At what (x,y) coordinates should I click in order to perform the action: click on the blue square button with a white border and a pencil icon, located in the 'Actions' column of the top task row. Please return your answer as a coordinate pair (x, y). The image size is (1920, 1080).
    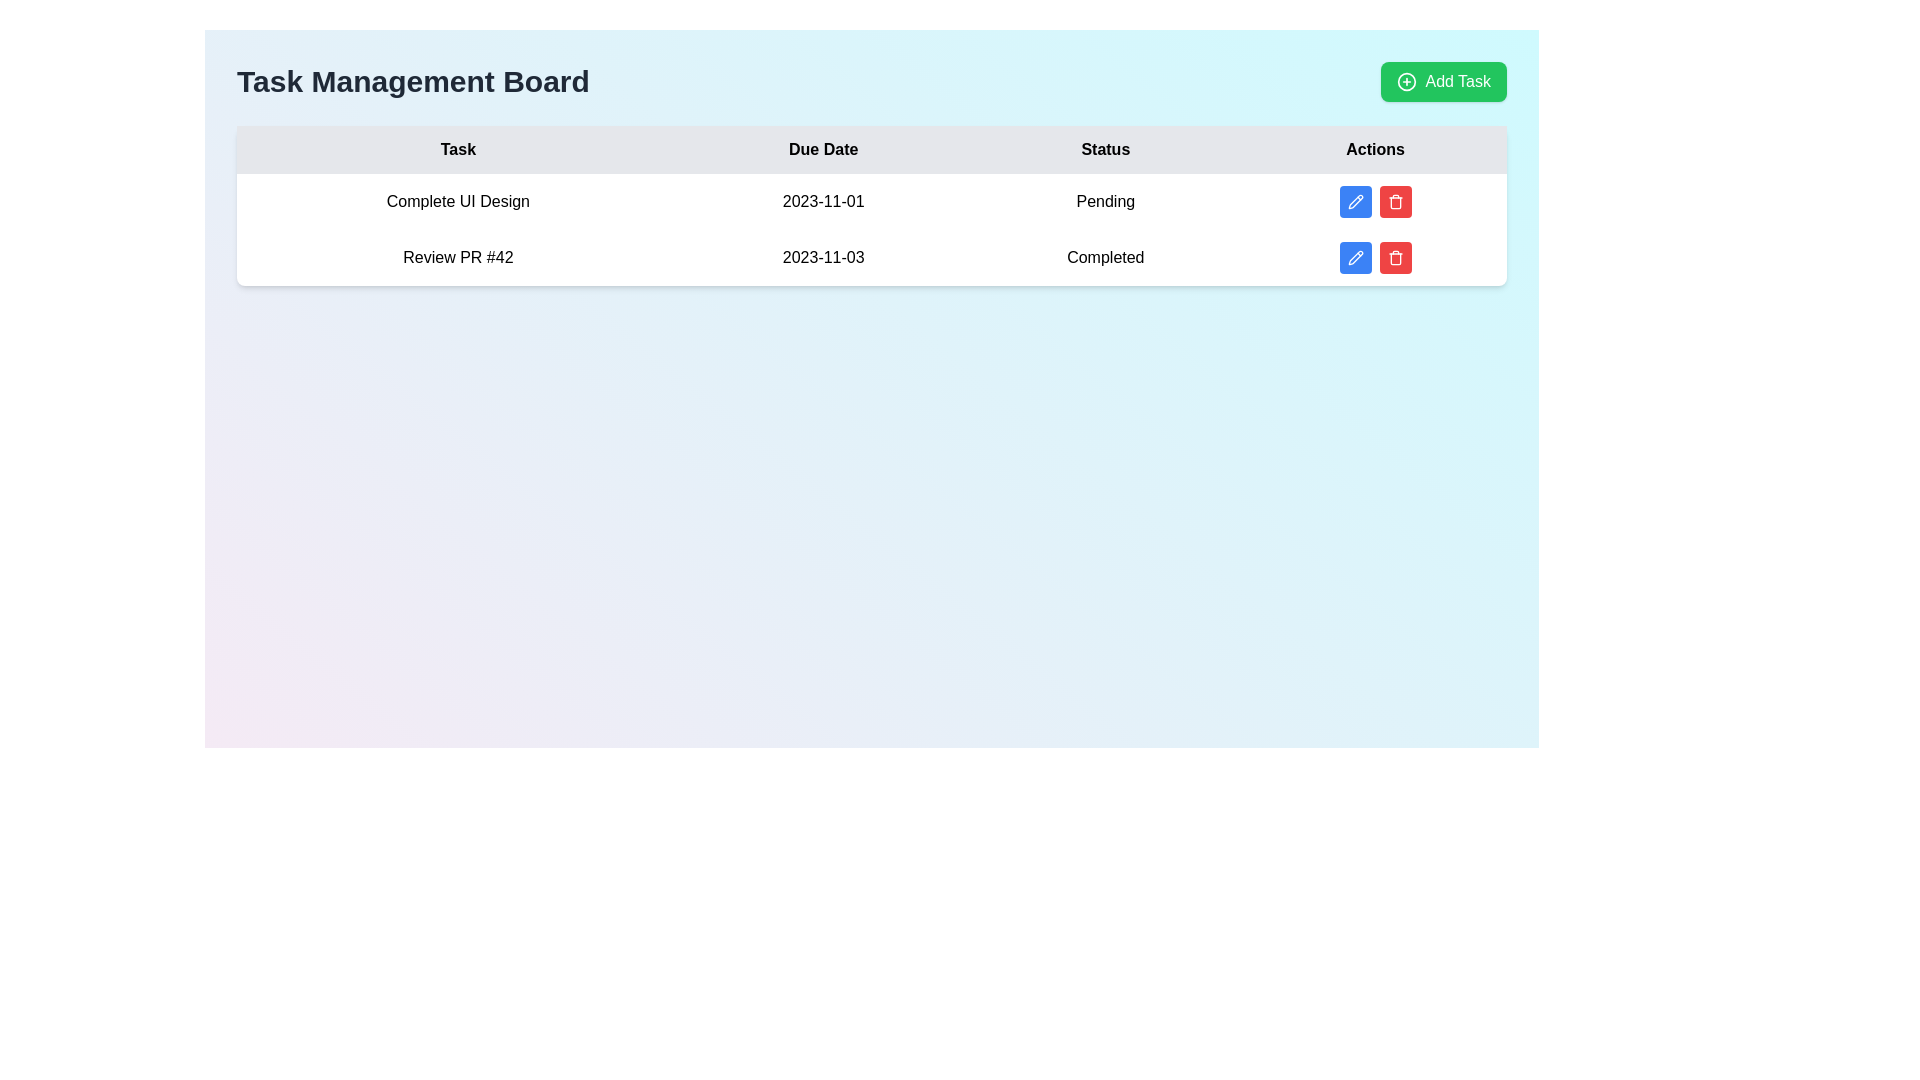
    Looking at the image, I should click on (1355, 201).